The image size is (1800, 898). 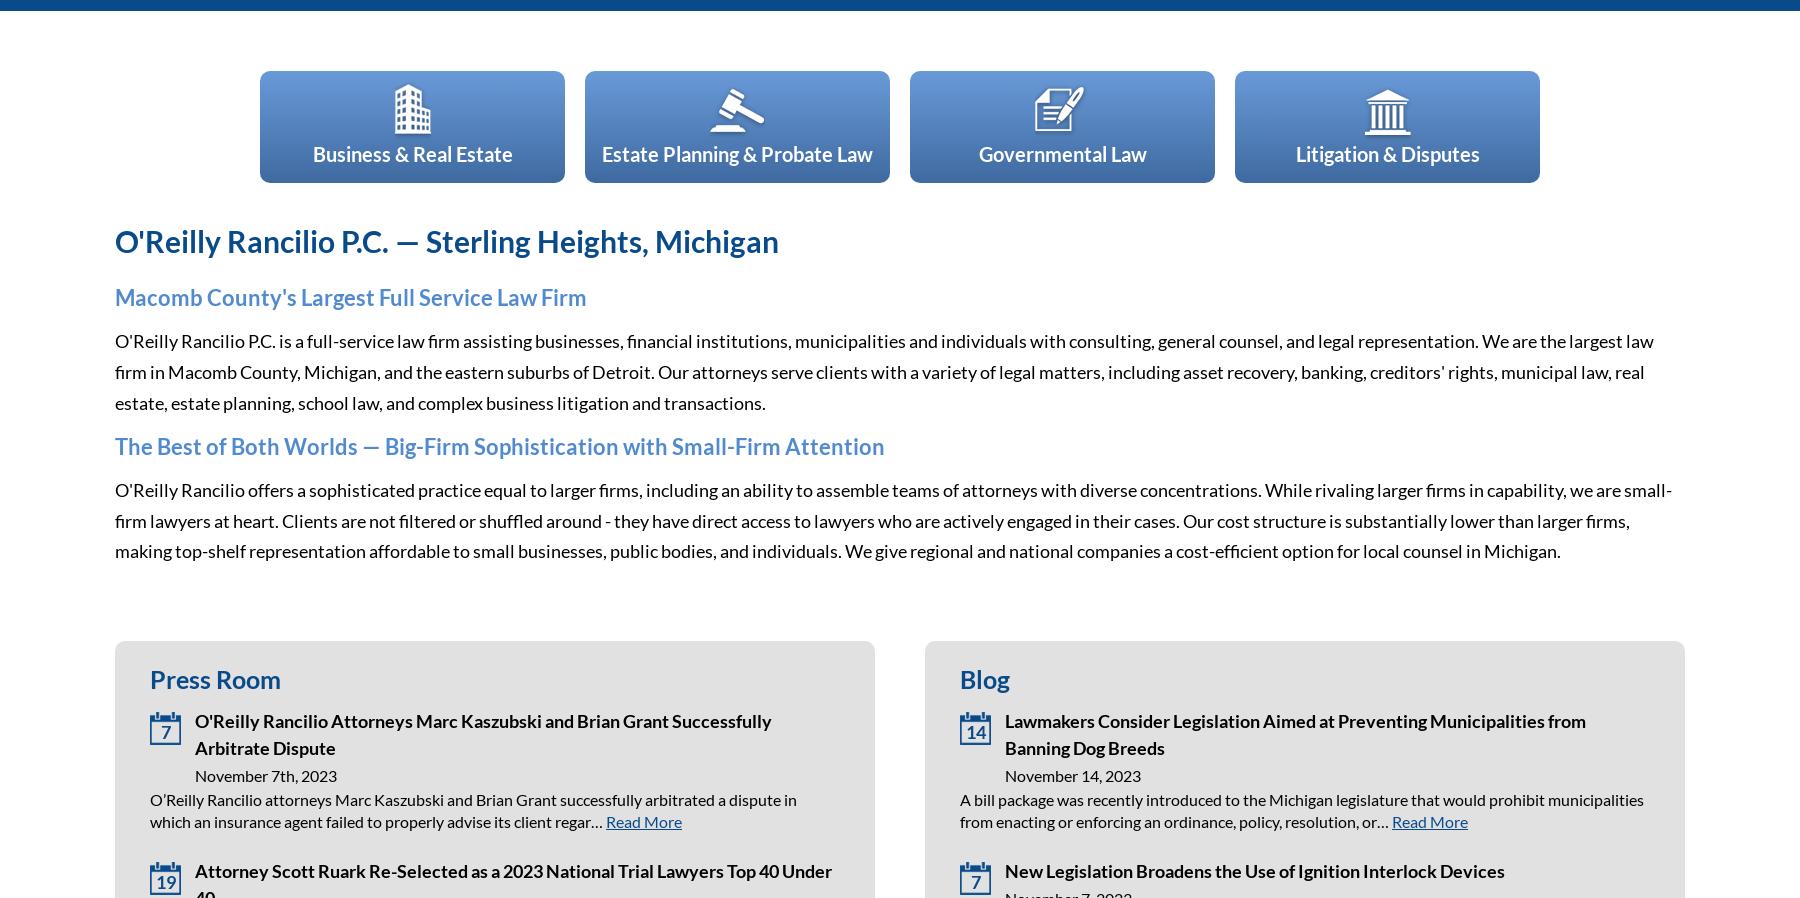 What do you see at coordinates (958, 809) in the screenshot?
I see `'A bill package was recently introduced to the Michigan legislature that would prohibit municipalities from enacting or enforcing an ordinance, policy, resolution, or…'` at bounding box center [958, 809].